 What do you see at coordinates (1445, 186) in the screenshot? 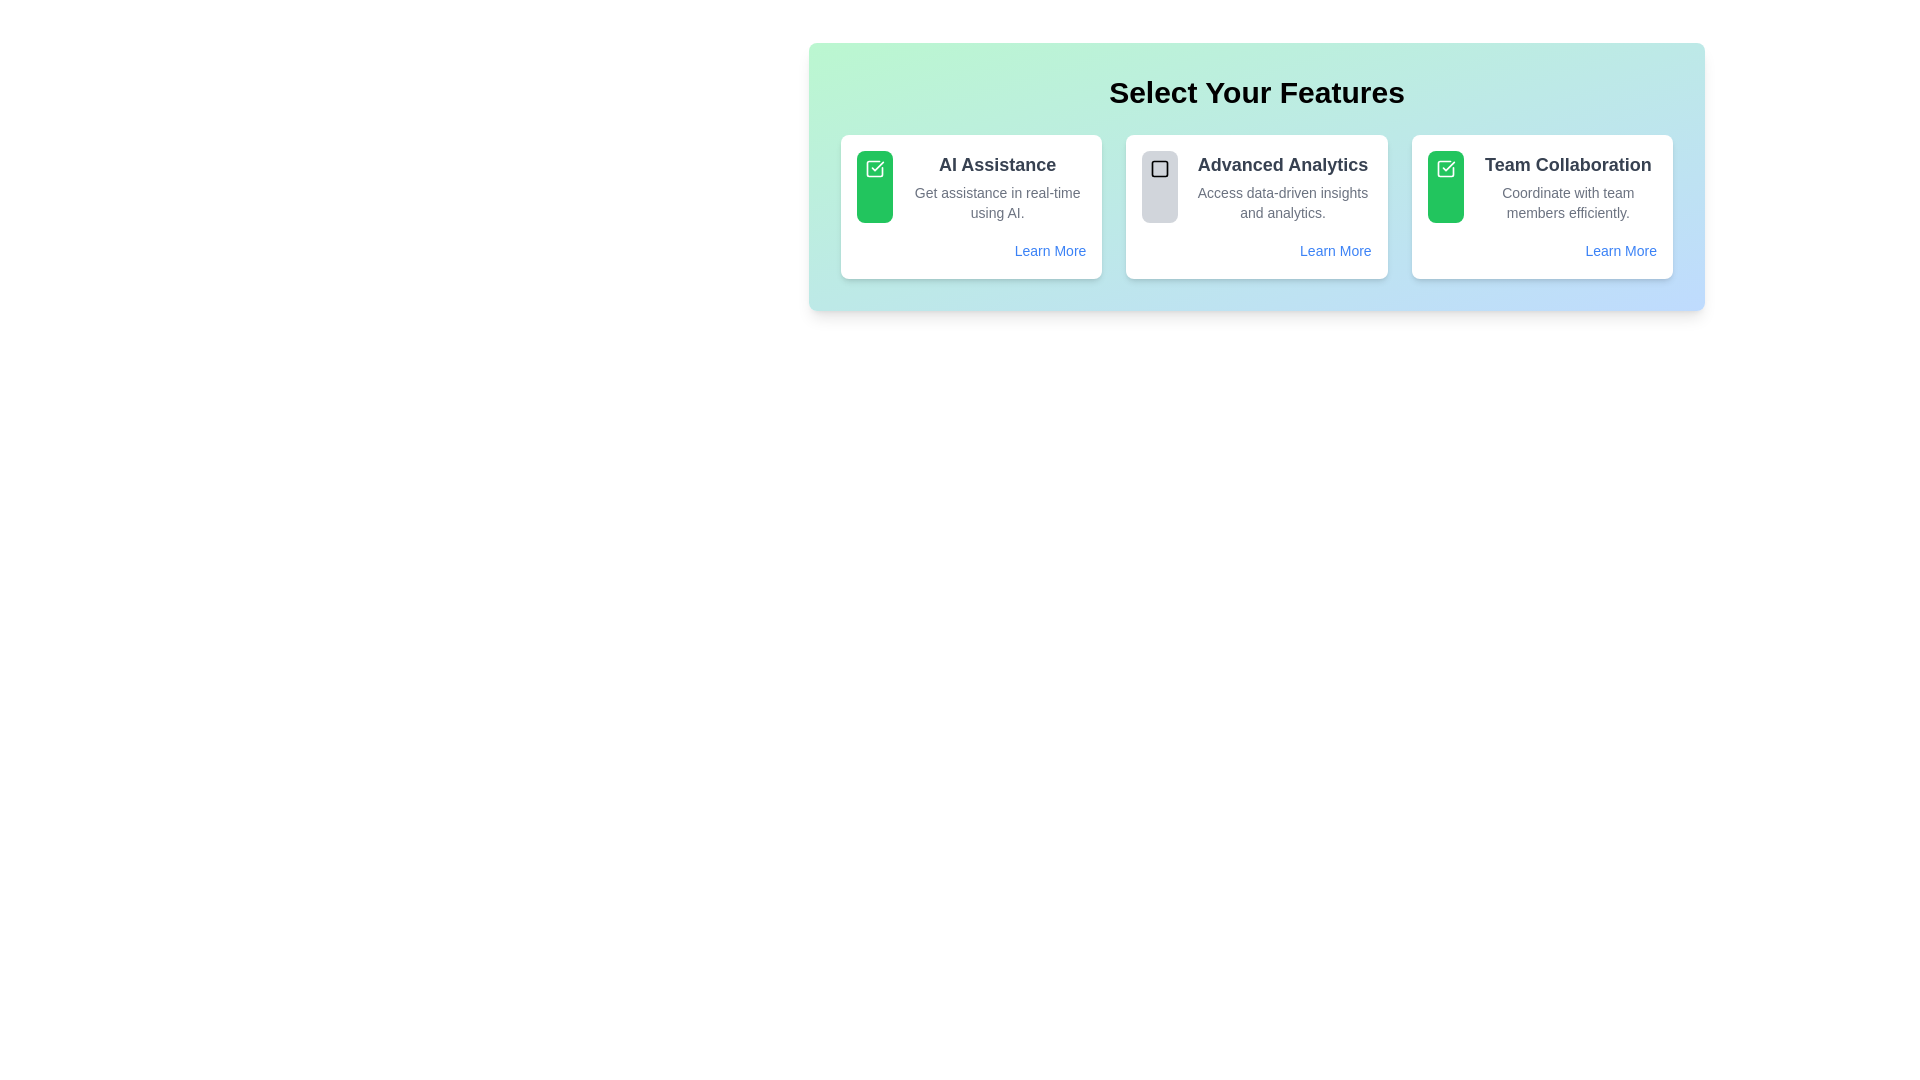
I see `the green rectangular button with a check mark icon in the Team Collaboration section` at bounding box center [1445, 186].